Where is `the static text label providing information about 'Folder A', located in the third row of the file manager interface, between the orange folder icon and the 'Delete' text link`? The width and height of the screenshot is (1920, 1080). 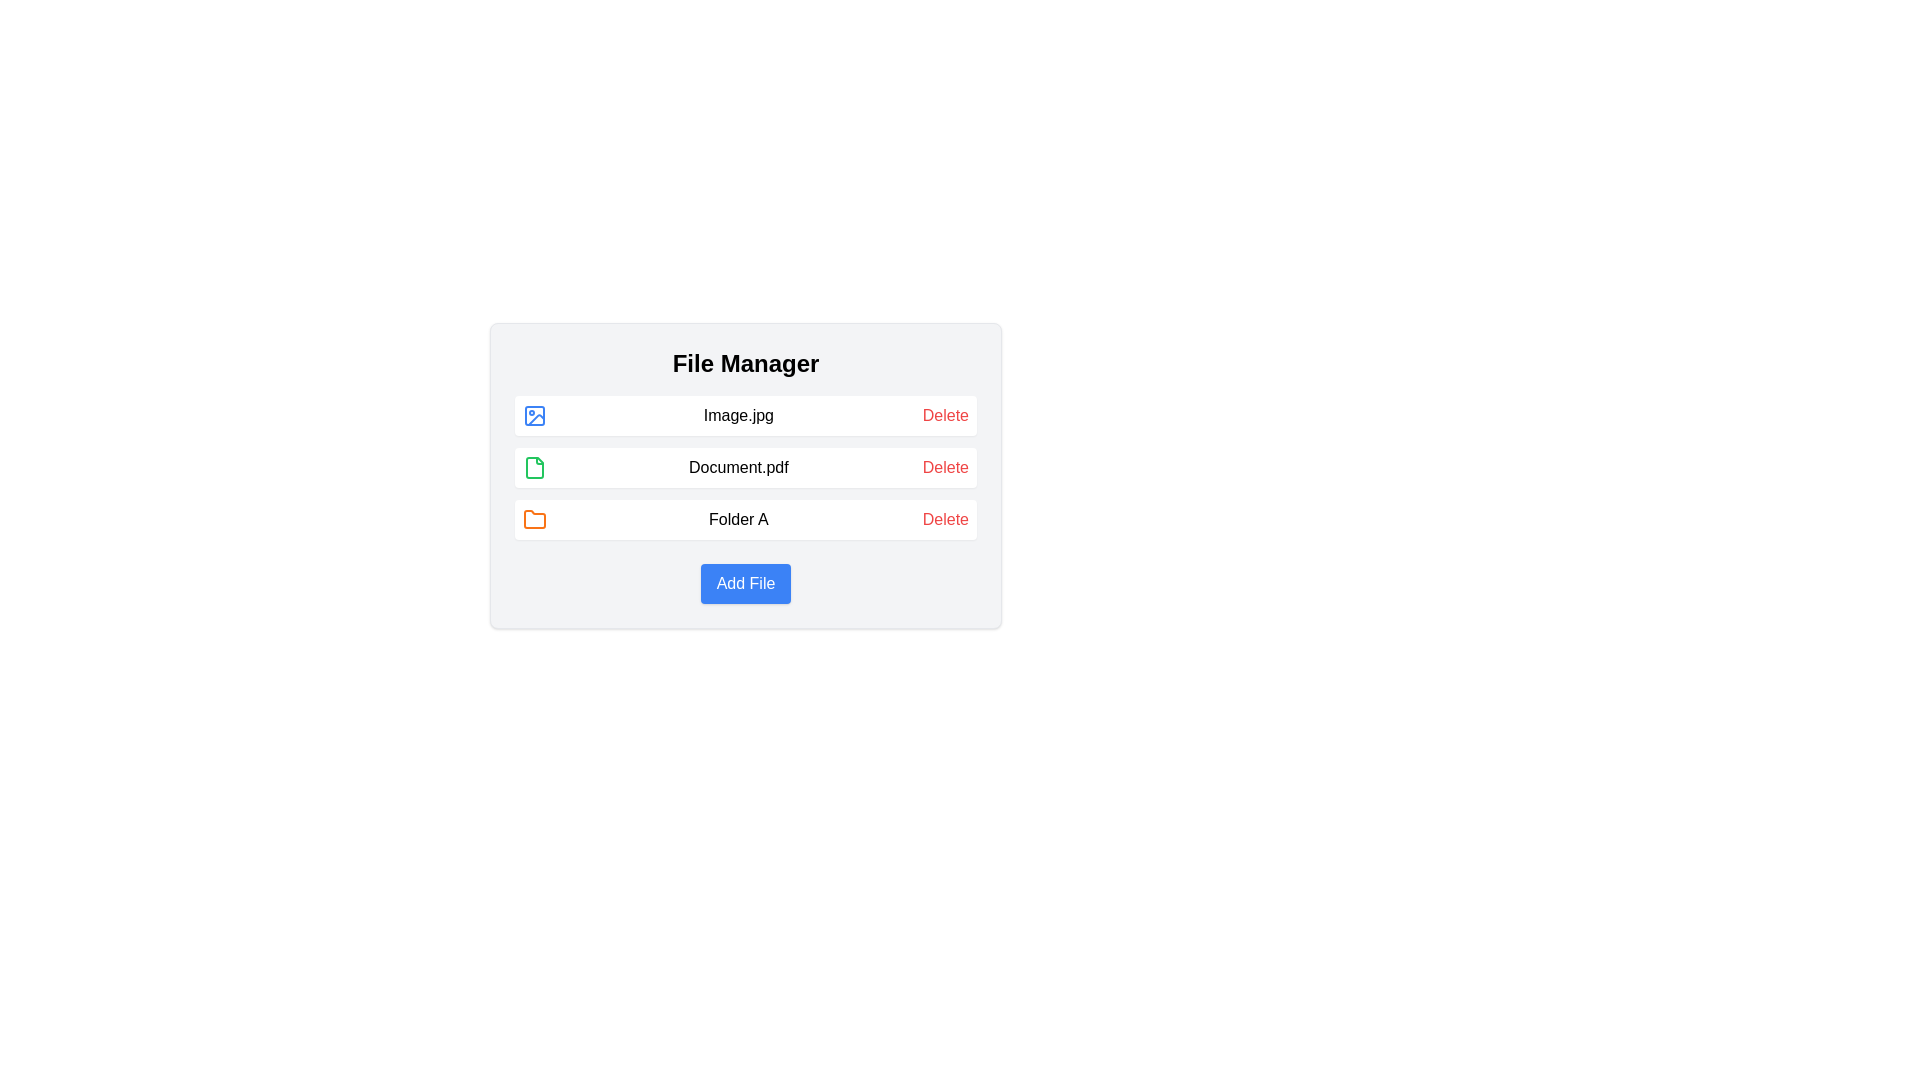
the static text label providing information about 'Folder A', located in the third row of the file manager interface, between the orange folder icon and the 'Delete' text link is located at coordinates (737, 519).